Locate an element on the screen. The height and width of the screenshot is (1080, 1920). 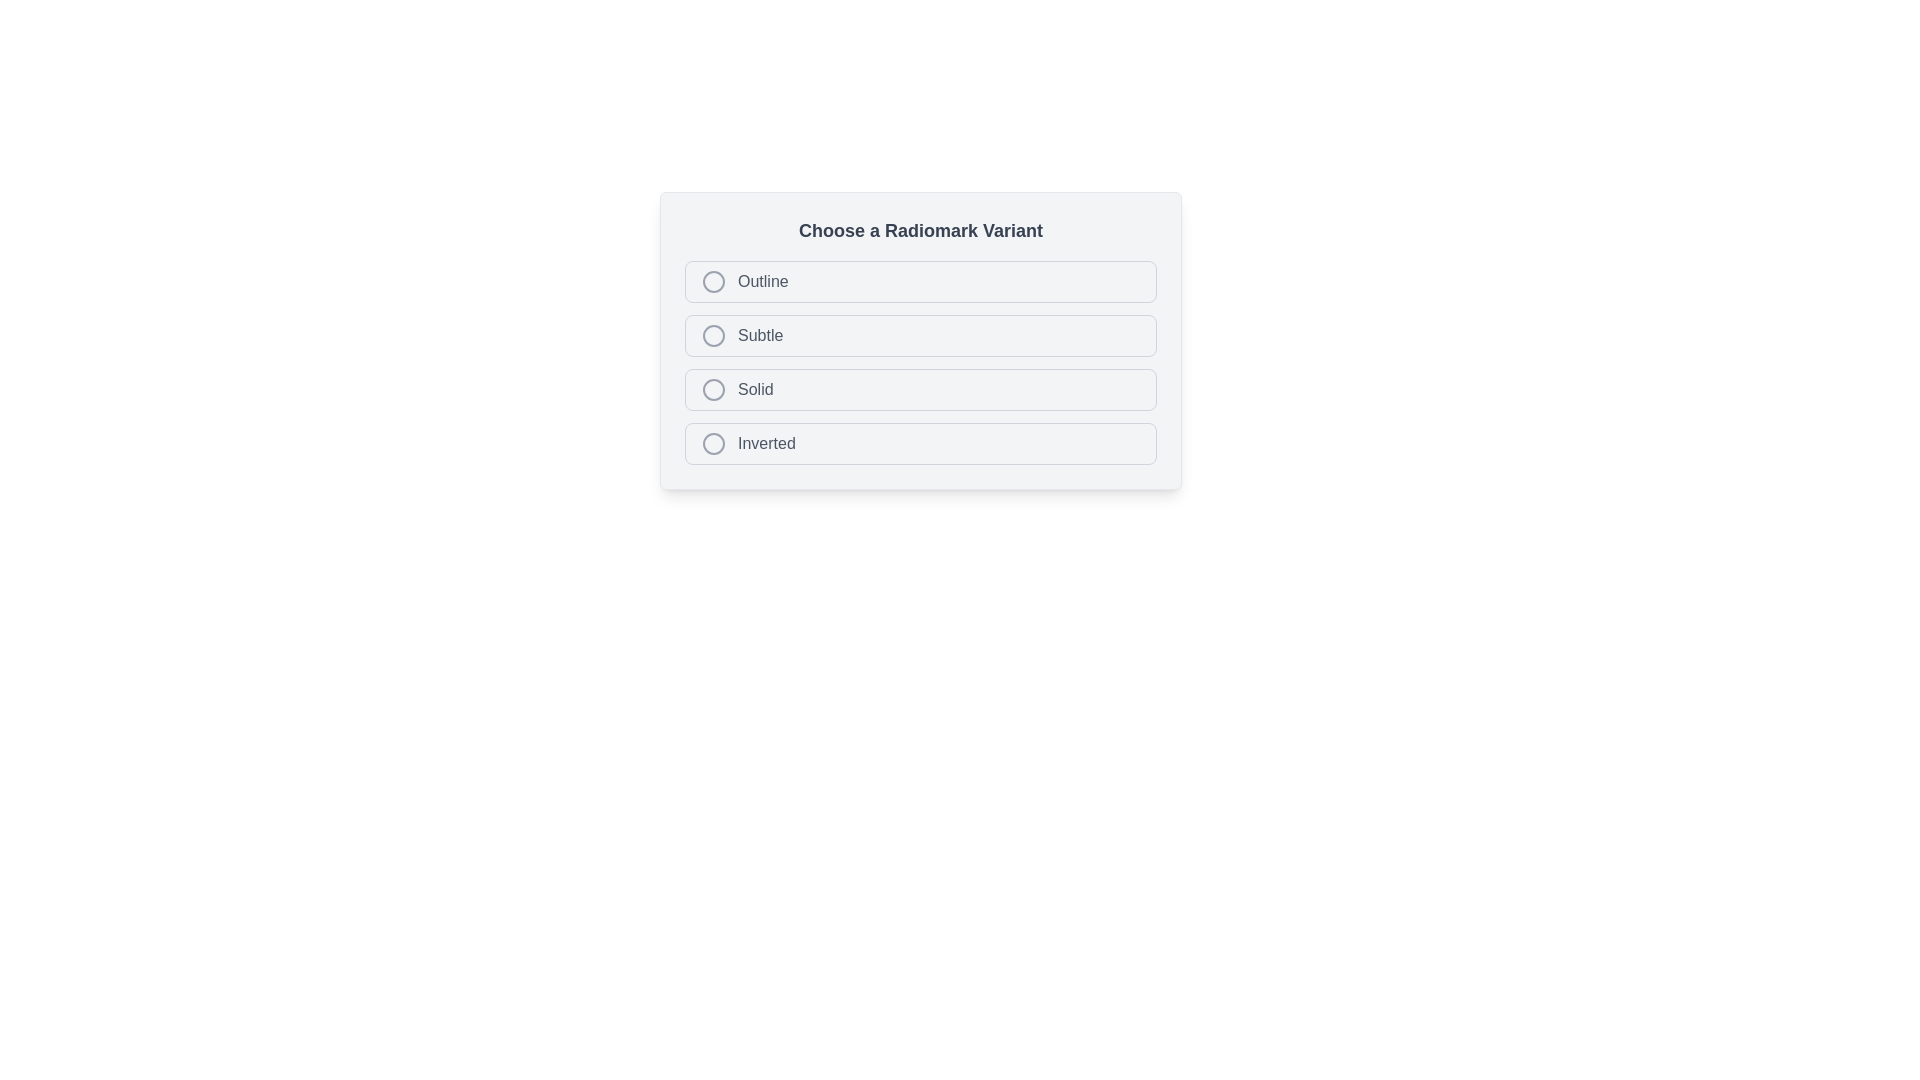
the 'Outline' text label within the first selectable option of the 'Choose a Radiomark Variant' form to trigger a visual effect is located at coordinates (762, 281).